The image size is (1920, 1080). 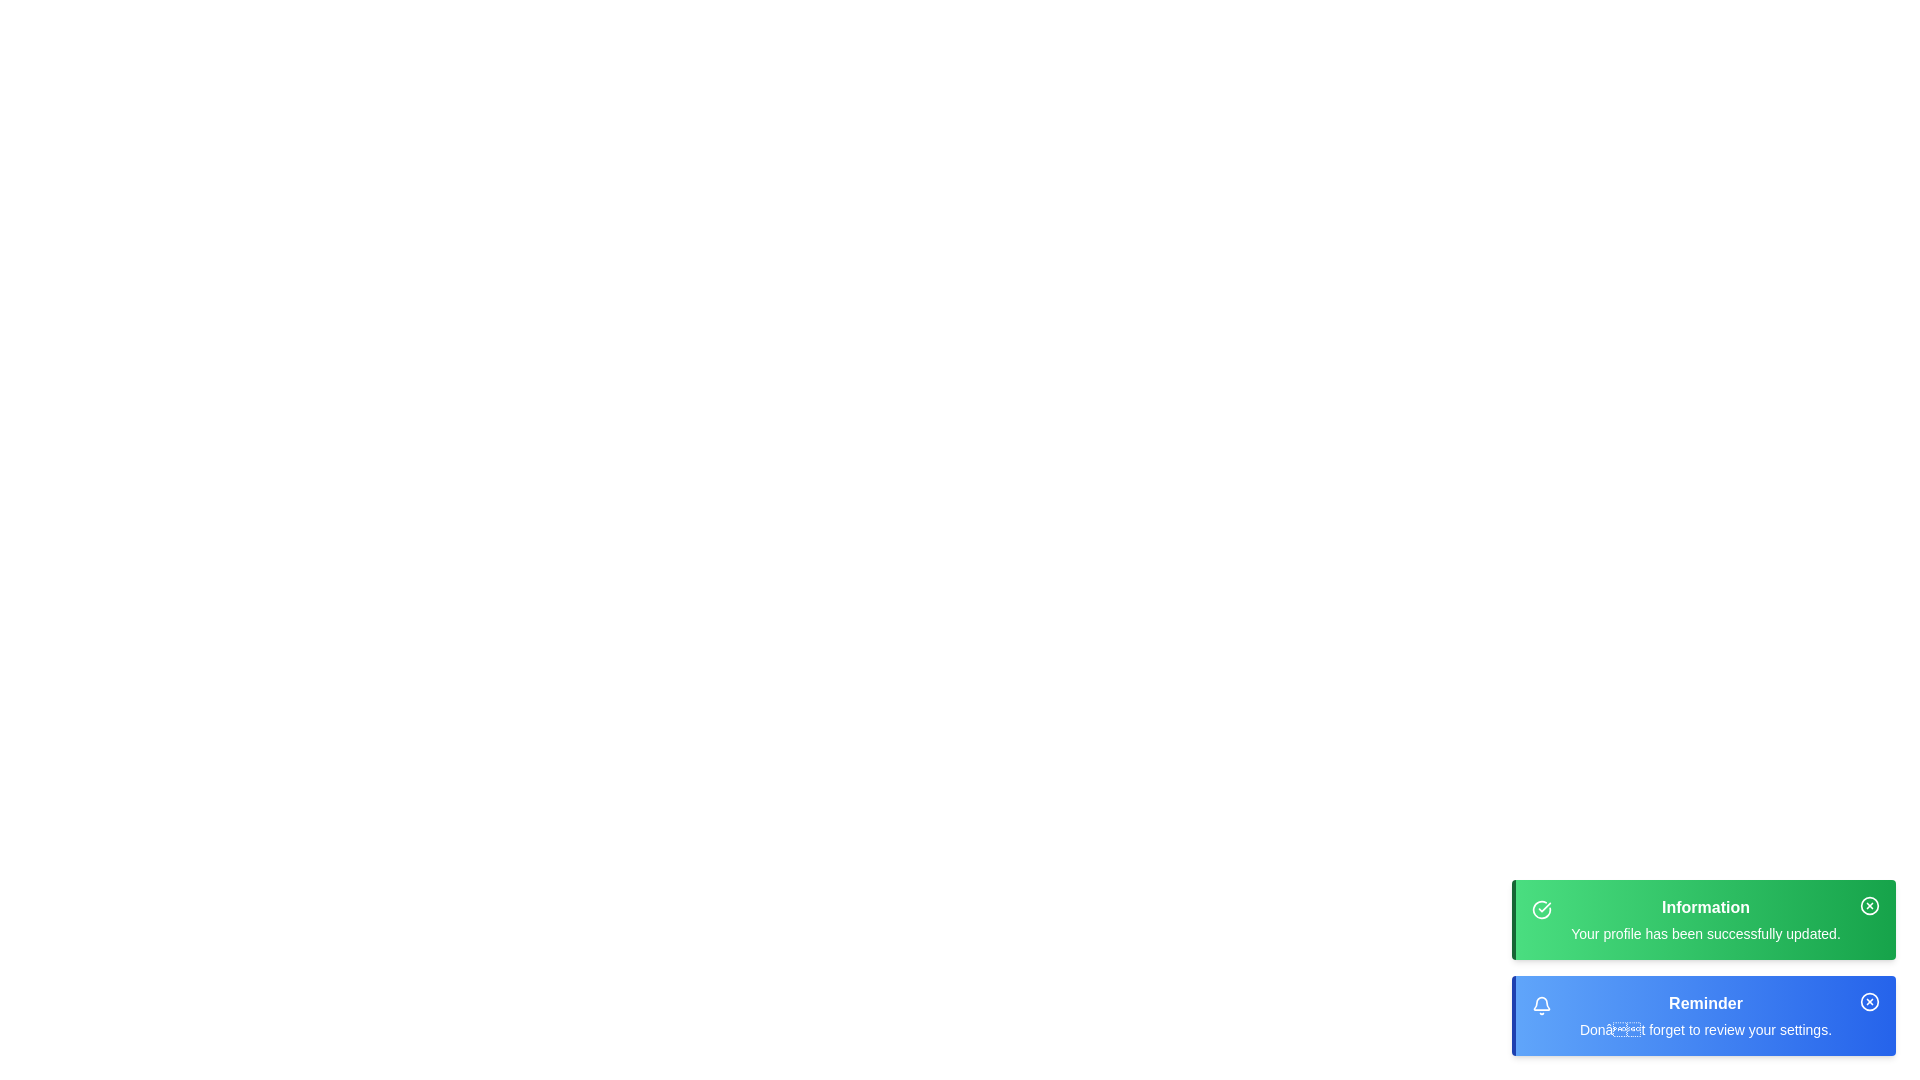 I want to click on the circular part of the 'close' button icon located at the top-right corner of the blue 'Reminder' notification bar, so click(x=1869, y=1002).